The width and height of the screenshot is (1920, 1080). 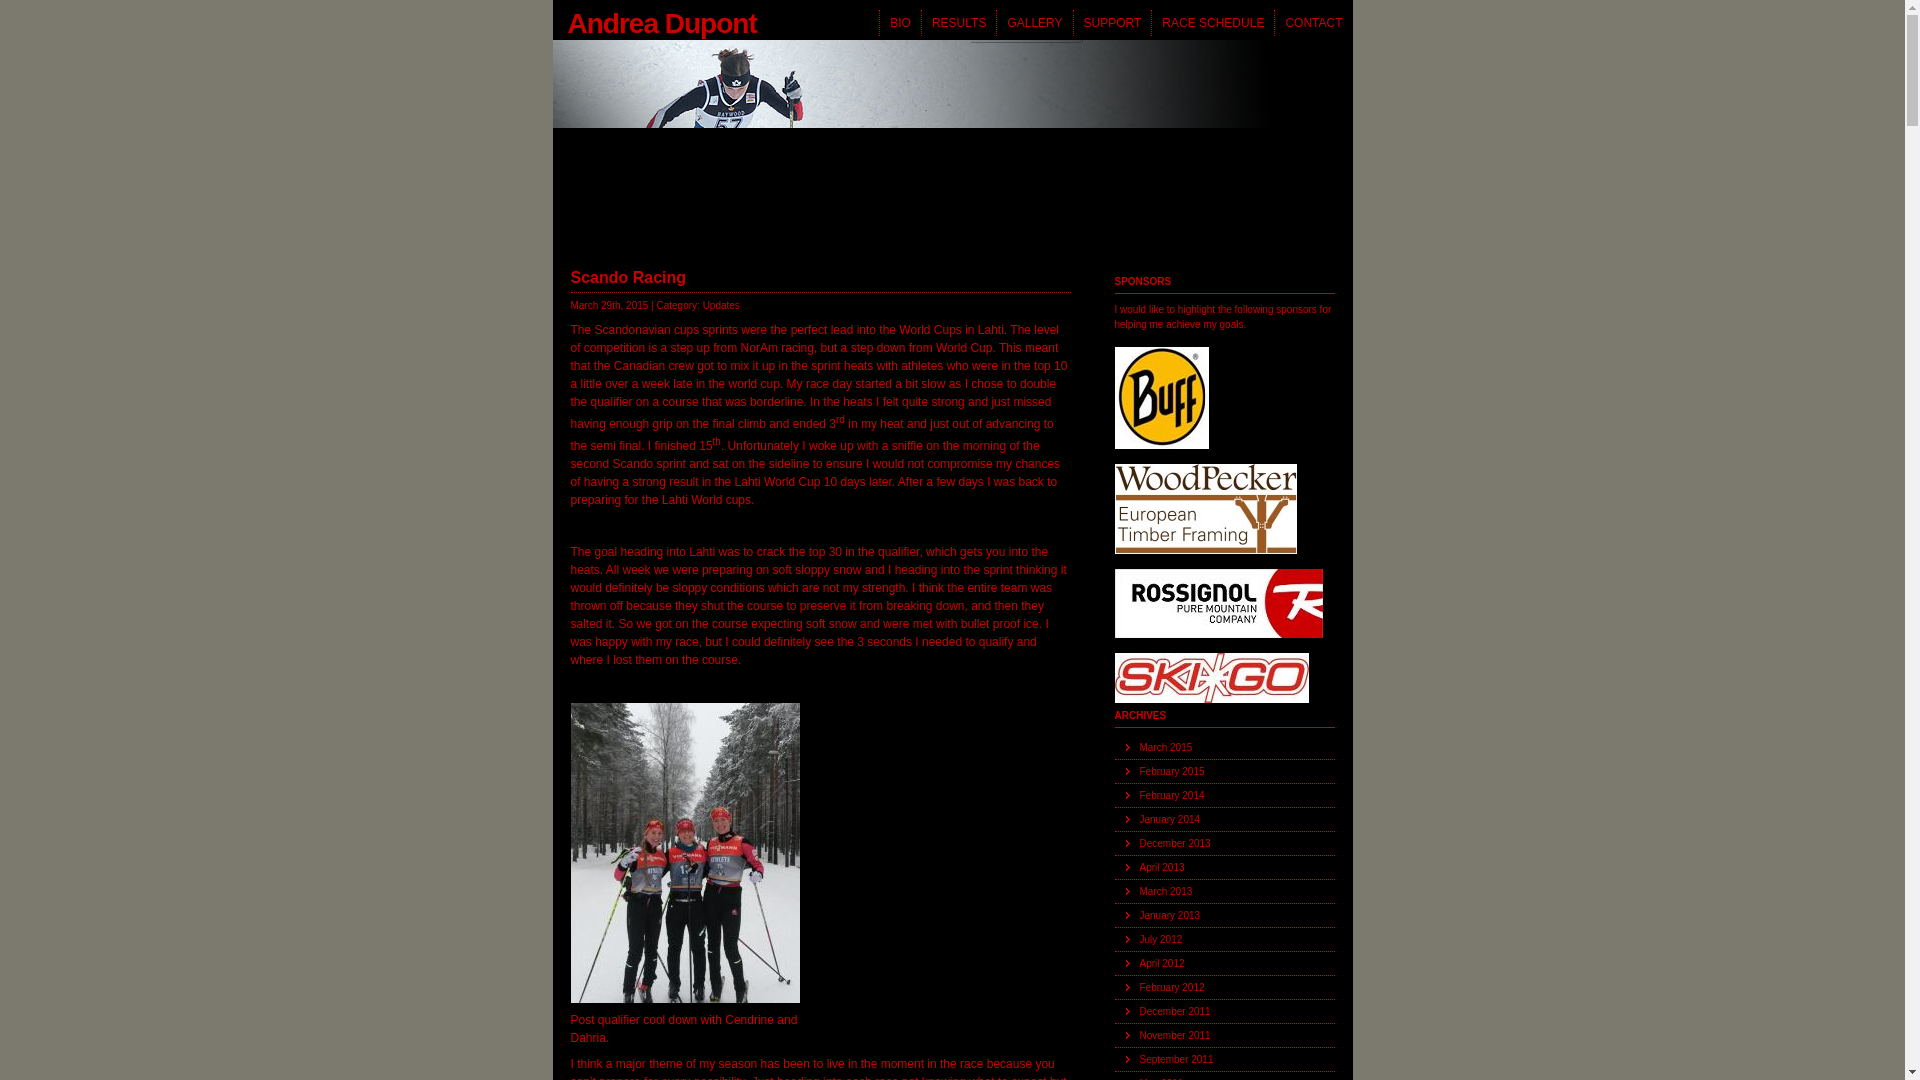 I want to click on 'February 2014', so click(x=1223, y=794).